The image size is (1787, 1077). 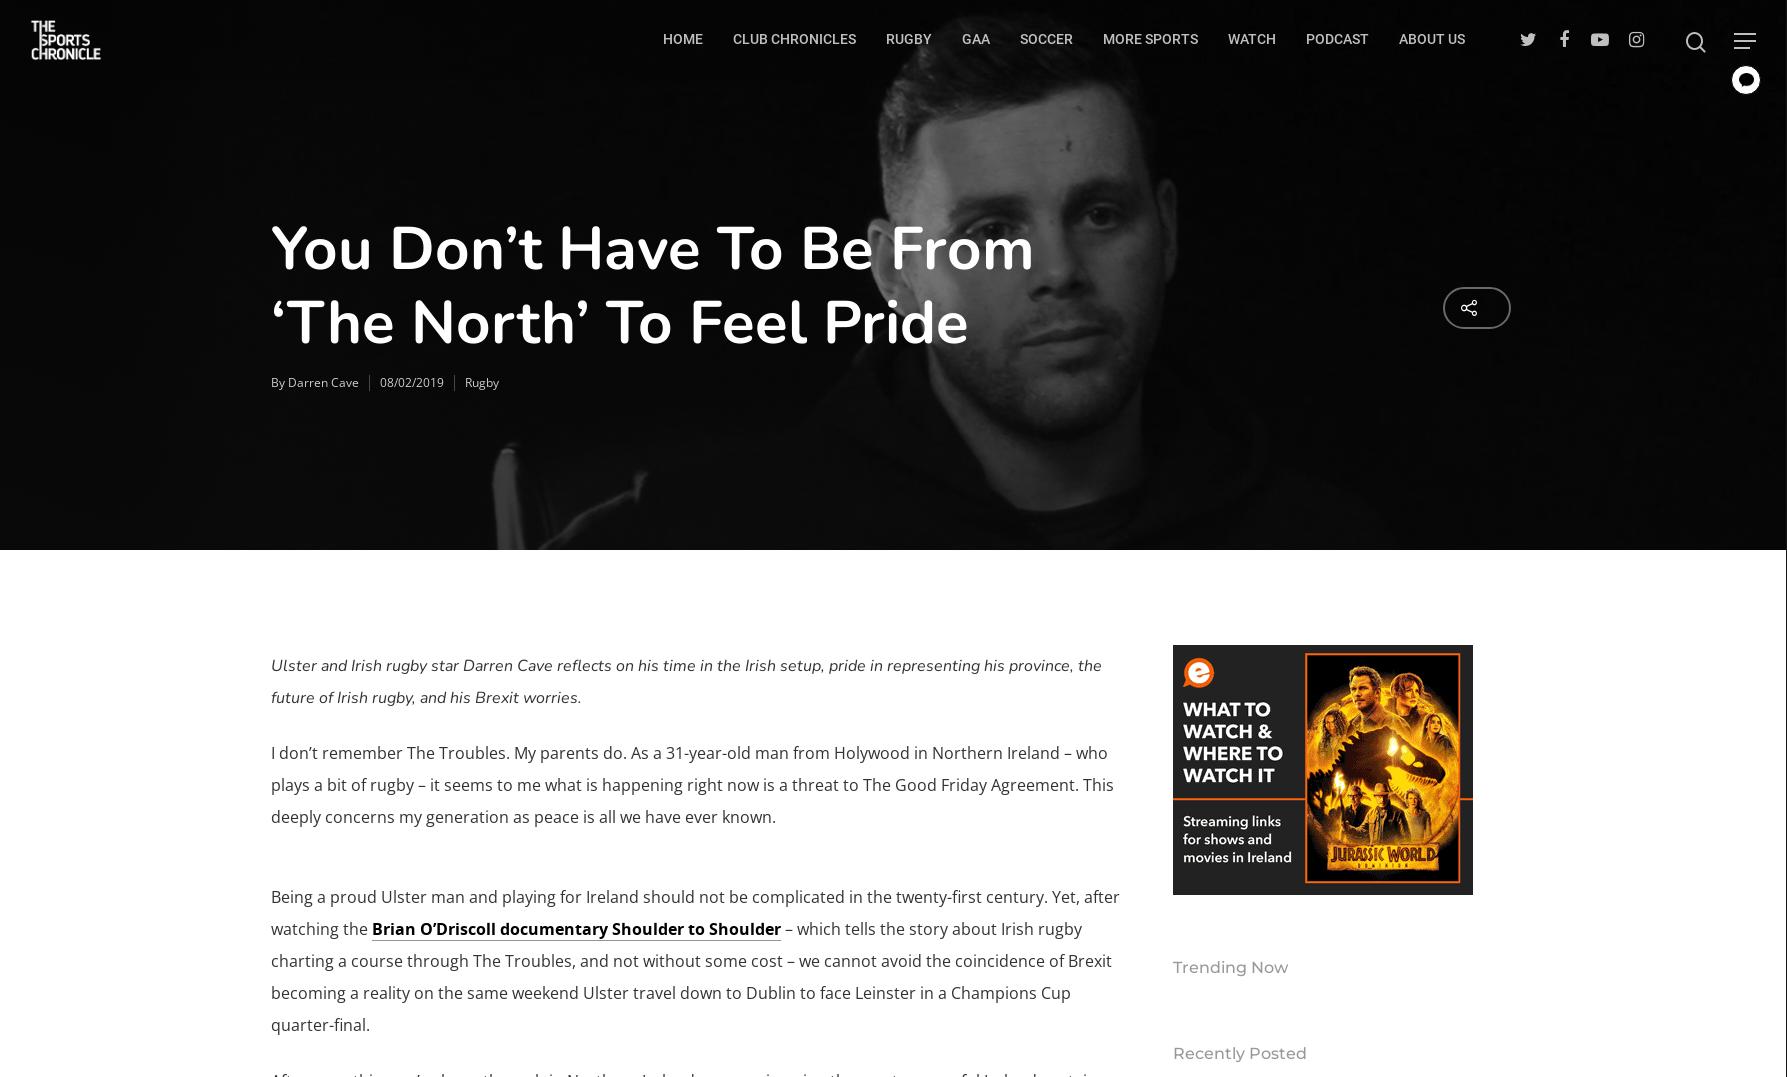 I want to click on '– which tells the story about Irish rugby charting a course through The Troubles, and not without some cost – we cannot avoid the coincidence of Brexit becoming a reality on the same weekend Ulster travel down to Dublin to face Leinster in a Champions Cup quarter-final.', so click(x=689, y=976).